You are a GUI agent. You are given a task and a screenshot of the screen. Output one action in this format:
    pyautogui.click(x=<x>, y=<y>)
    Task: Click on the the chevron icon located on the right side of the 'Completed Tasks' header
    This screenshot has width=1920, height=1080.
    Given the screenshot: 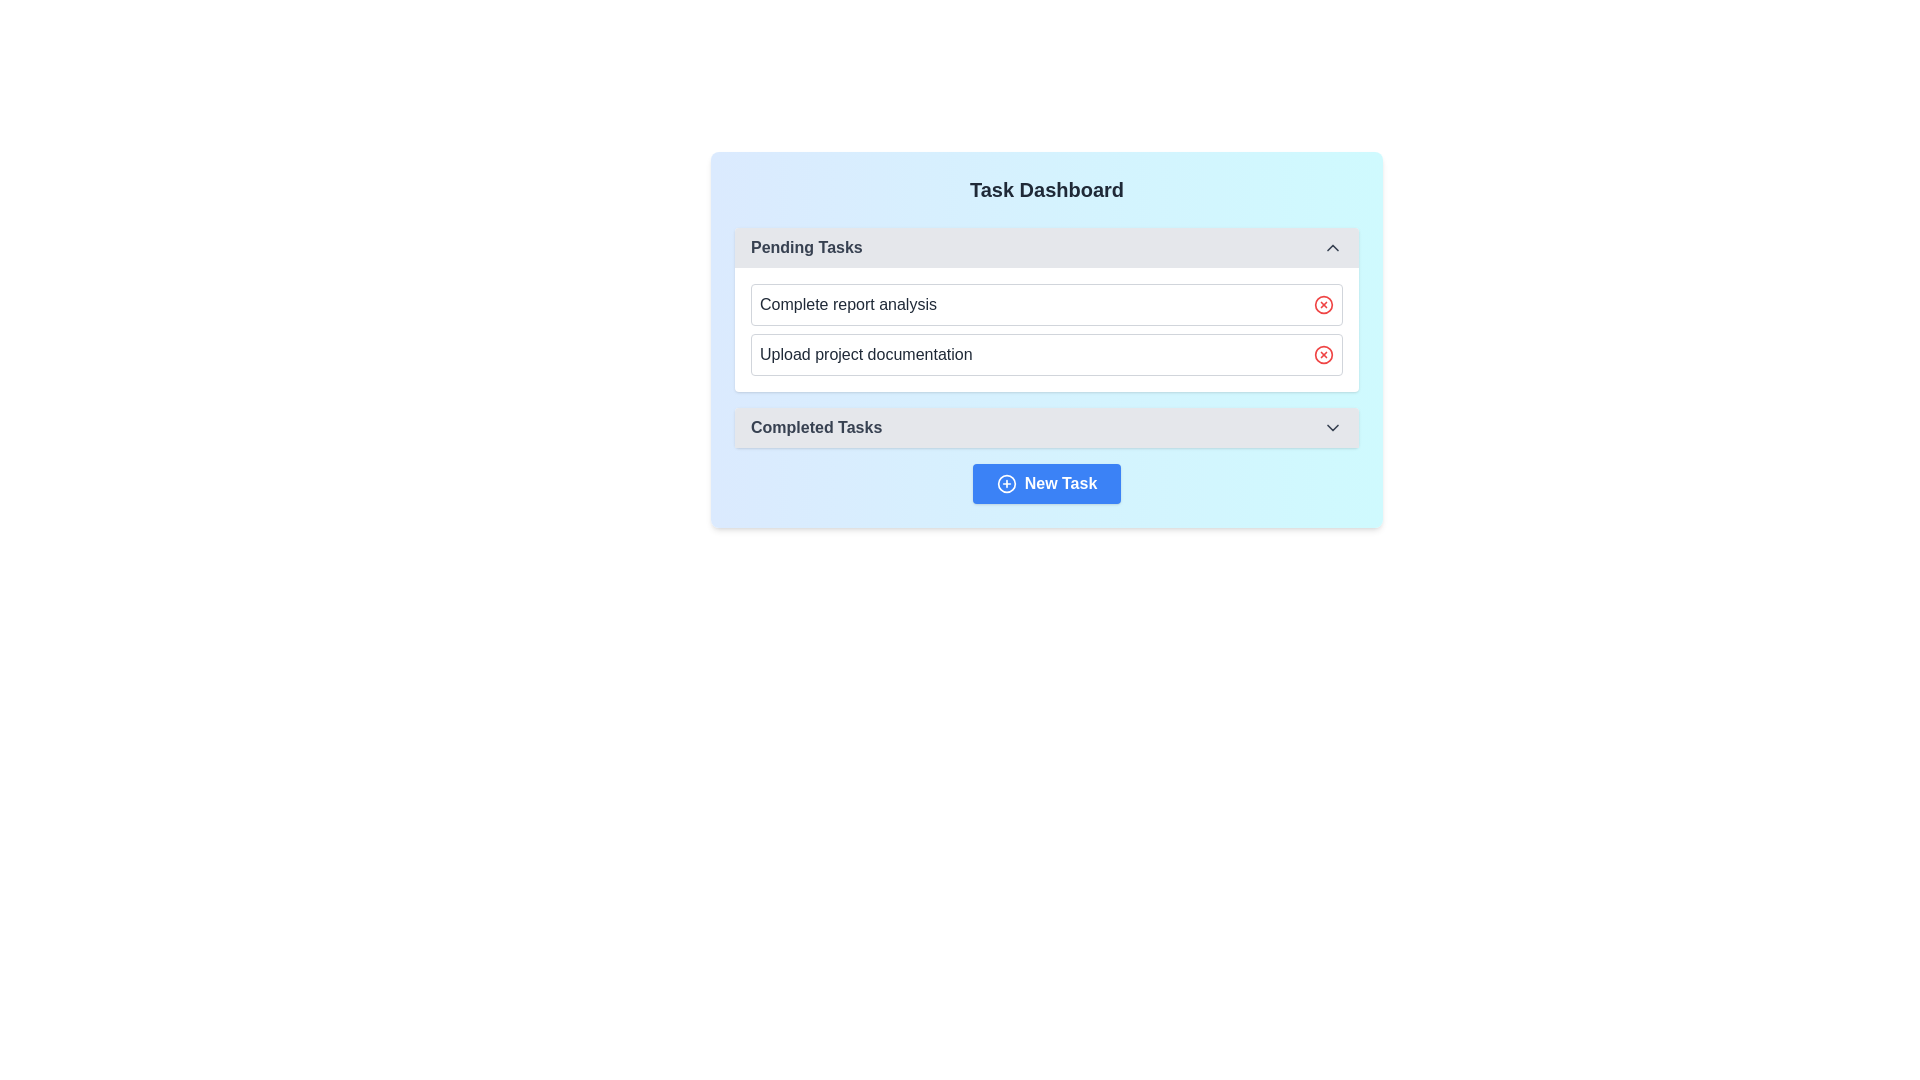 What is the action you would take?
    pyautogui.click(x=1333, y=427)
    